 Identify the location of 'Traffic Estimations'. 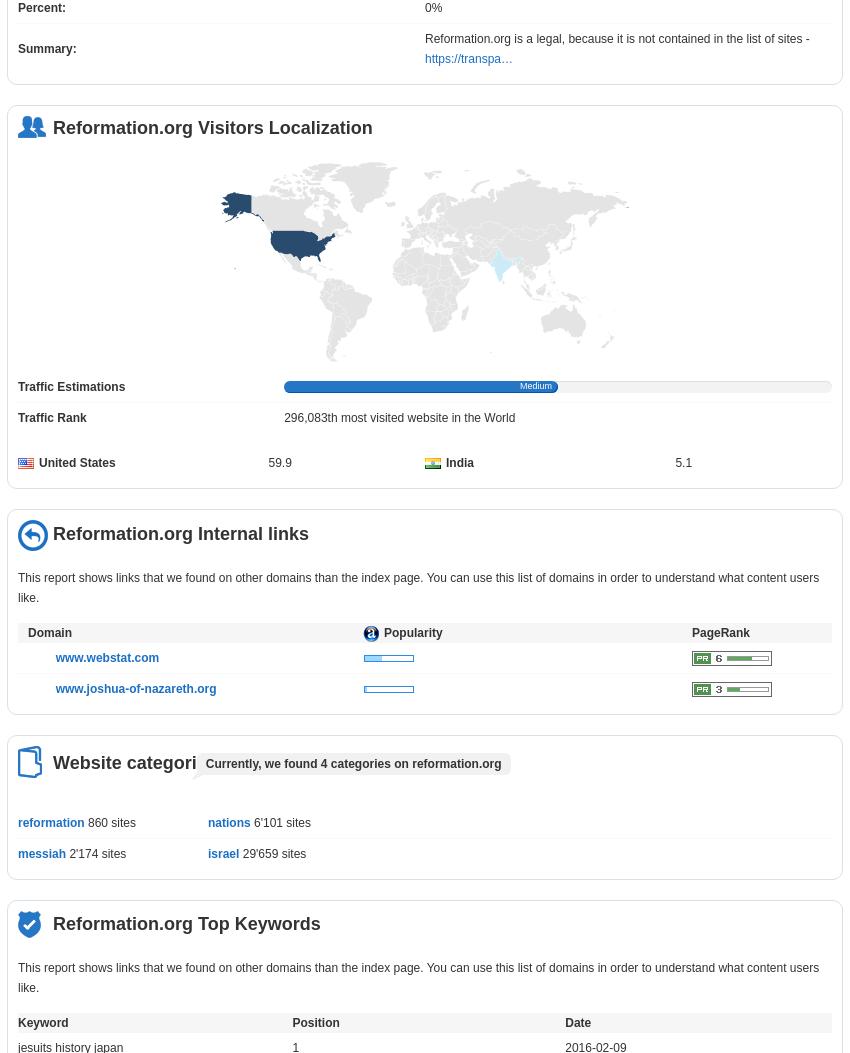
(71, 386).